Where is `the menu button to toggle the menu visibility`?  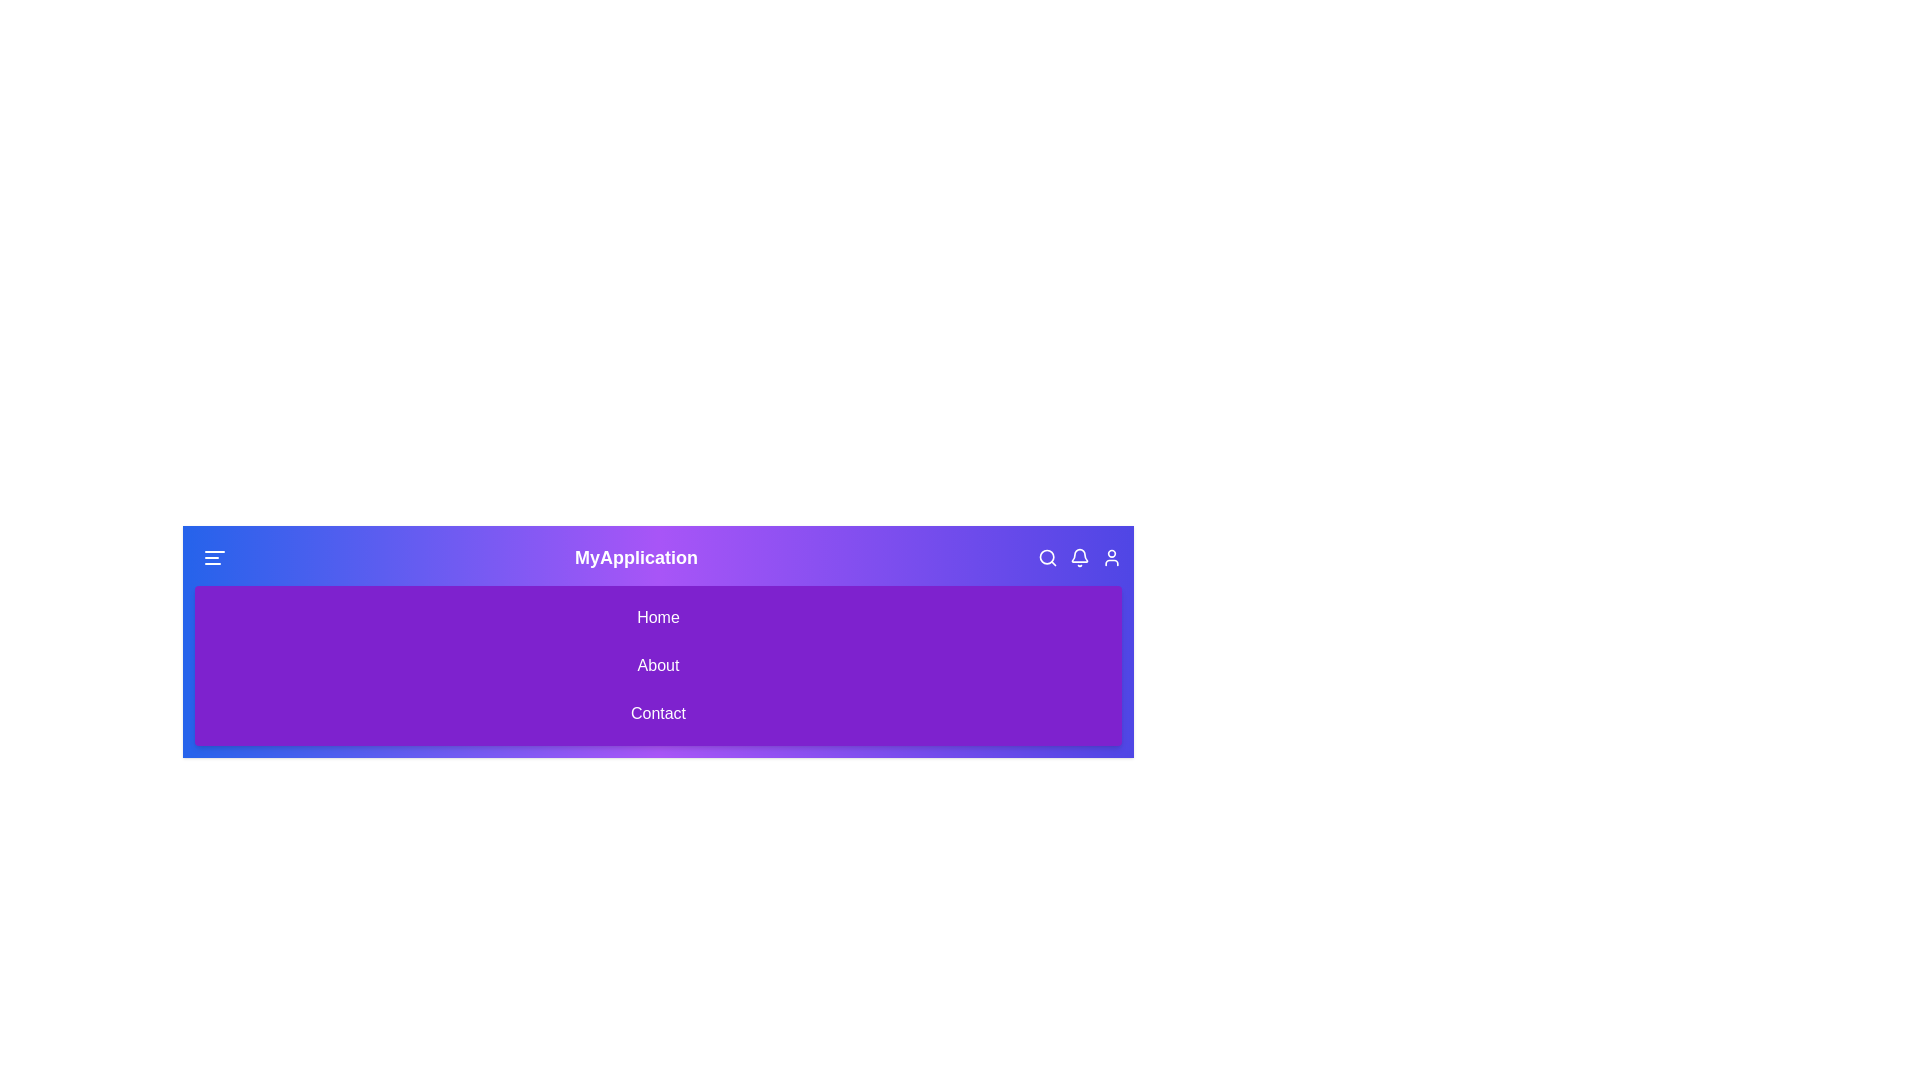 the menu button to toggle the menu visibility is located at coordinates (215, 558).